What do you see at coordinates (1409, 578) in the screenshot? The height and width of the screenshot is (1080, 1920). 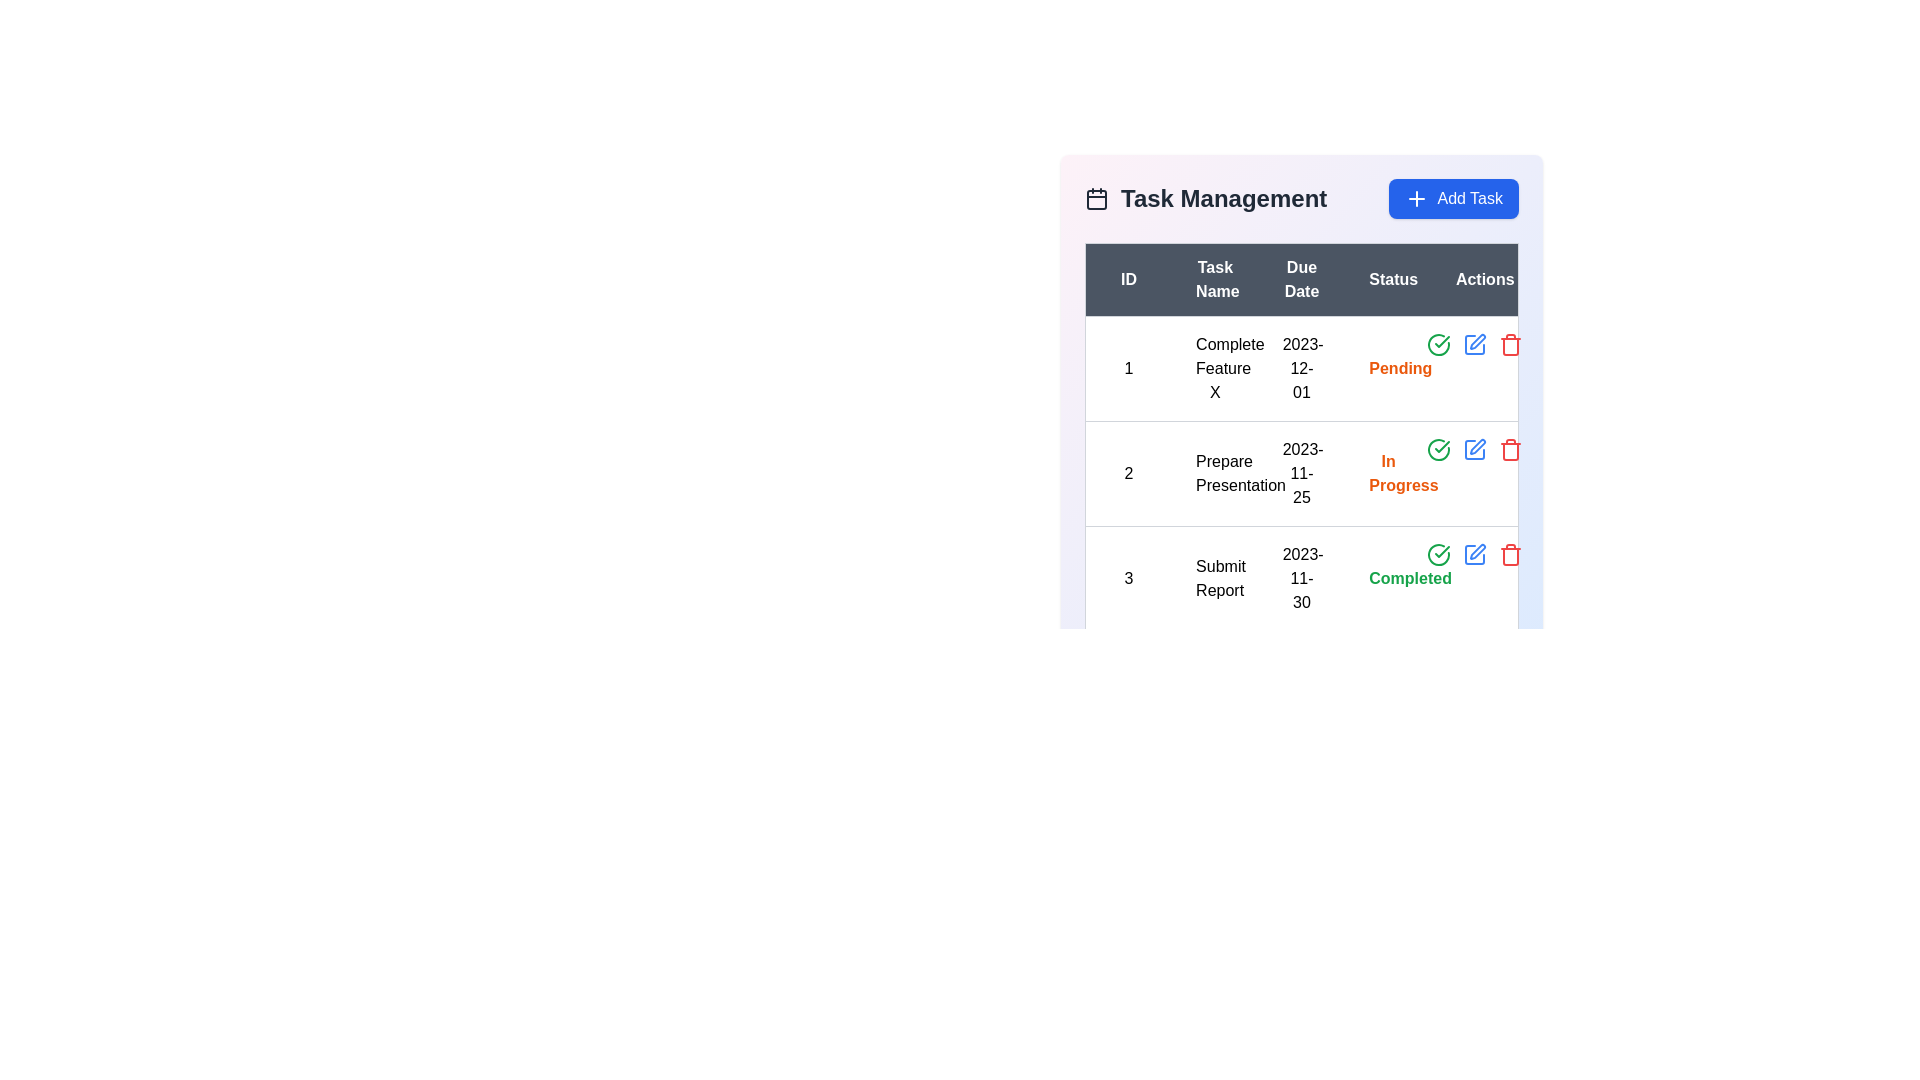 I see `the static text indicating the completion status of the 'Submit Report' task in the 'Status' column of the third row in the table` at bounding box center [1409, 578].